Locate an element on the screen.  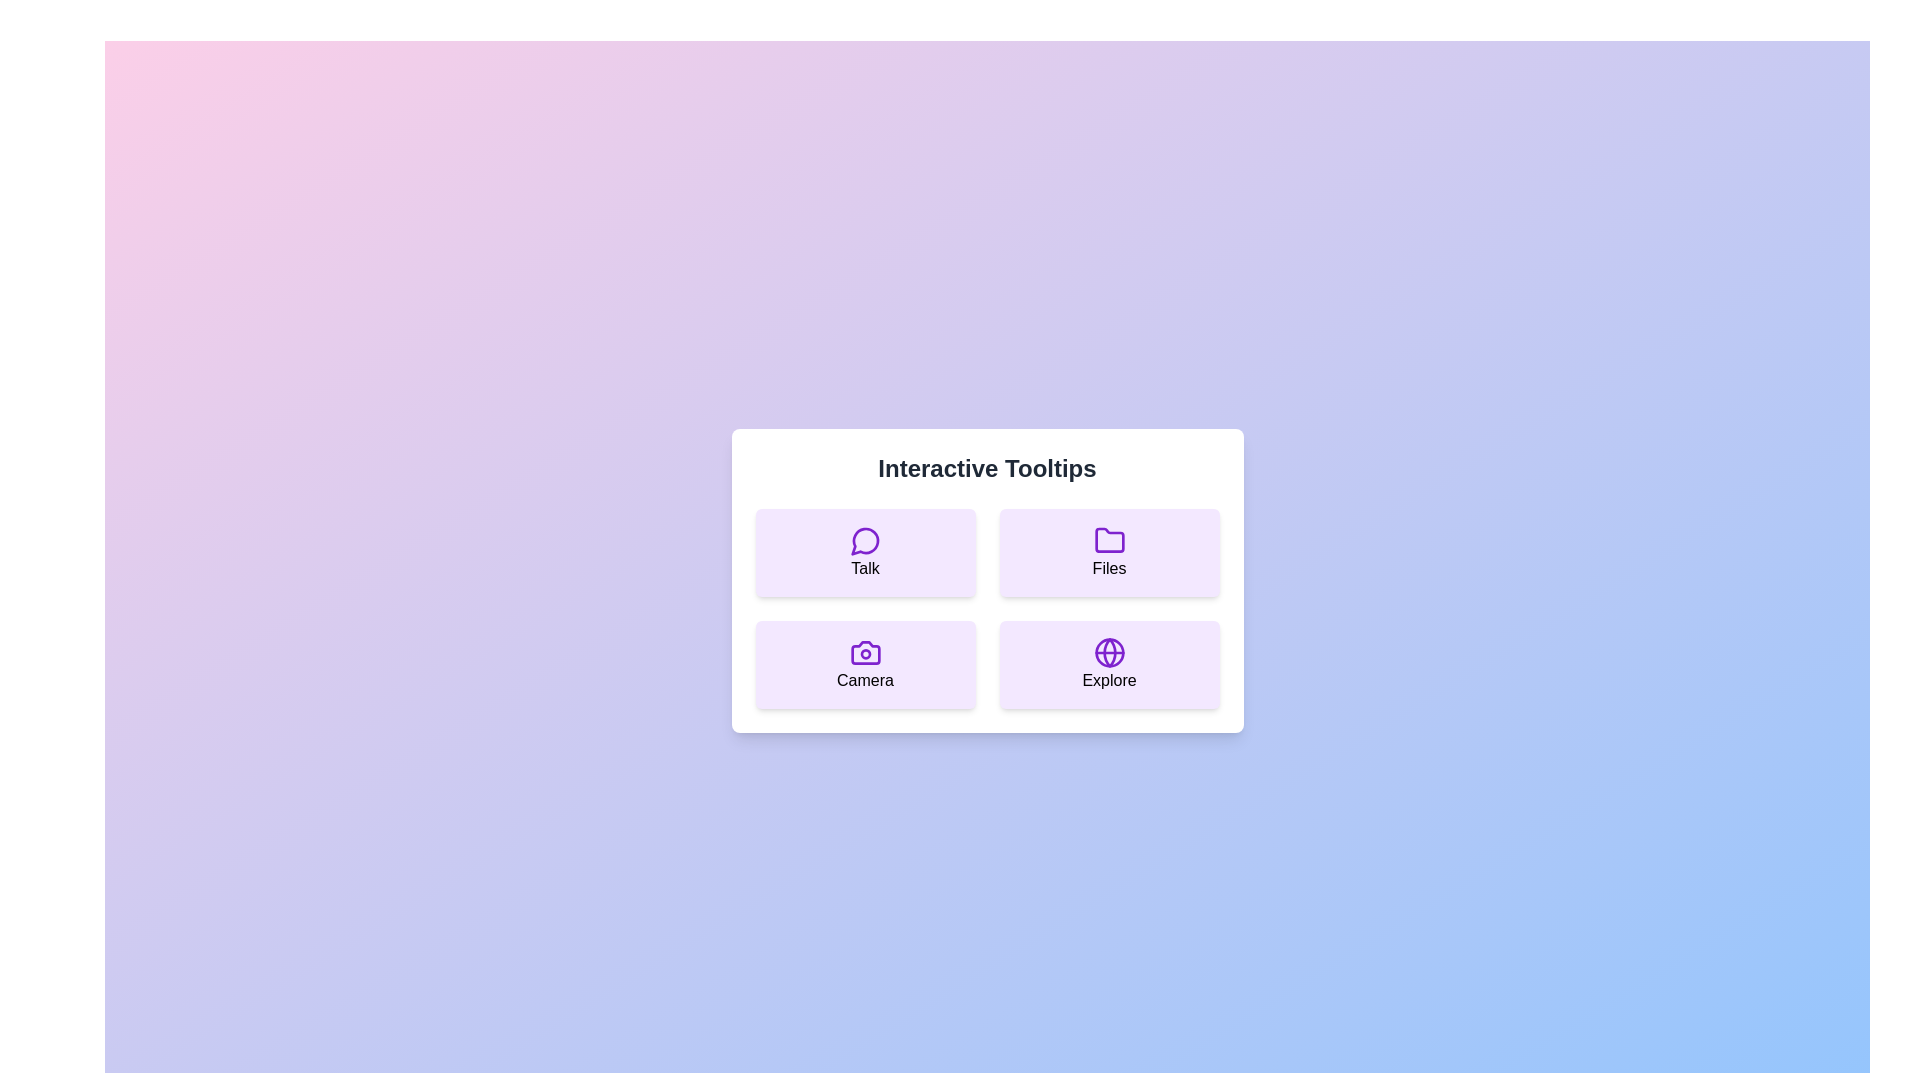
the Decorative placeholder button located in the bottom-right quadrant of the grid layout, which is the fourth button in the sequence, used to indicate the 'Explore' feature is located at coordinates (1108, 664).